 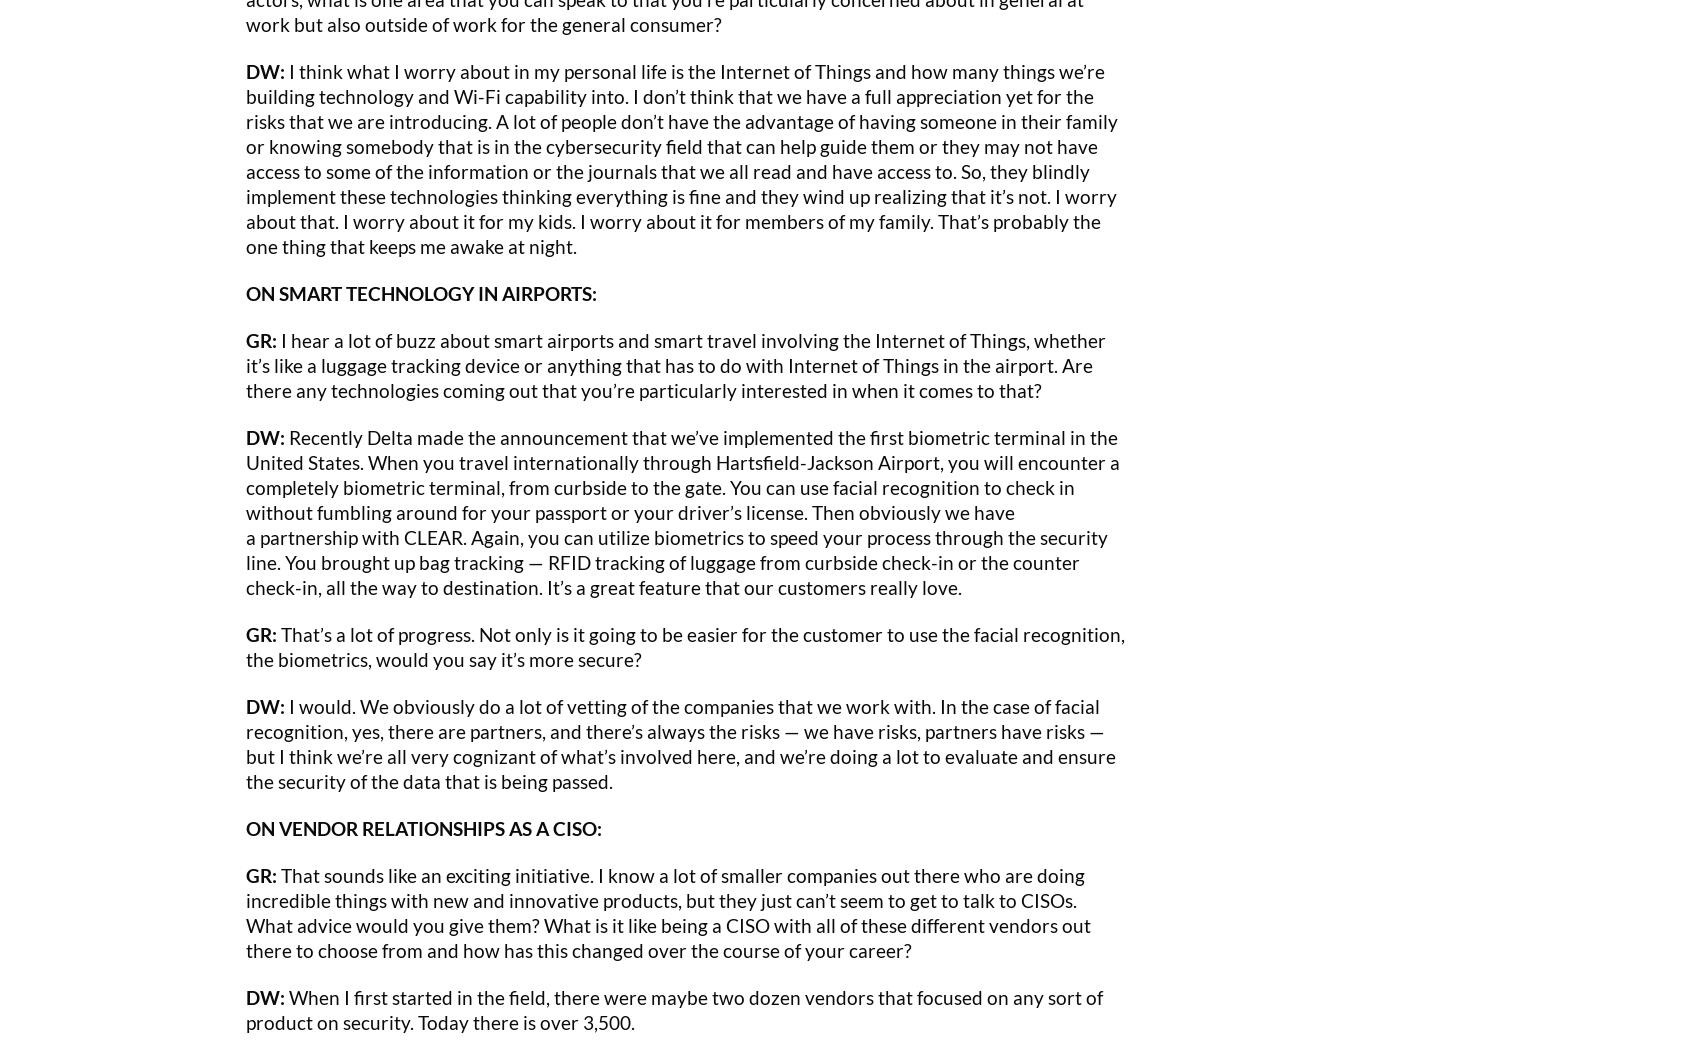 What do you see at coordinates (674, 1007) in the screenshot?
I see `'When I first started in the field, there were maybe two dozen vendors that focused on any sort of product on security. Today there is over 3,500.'` at bounding box center [674, 1007].